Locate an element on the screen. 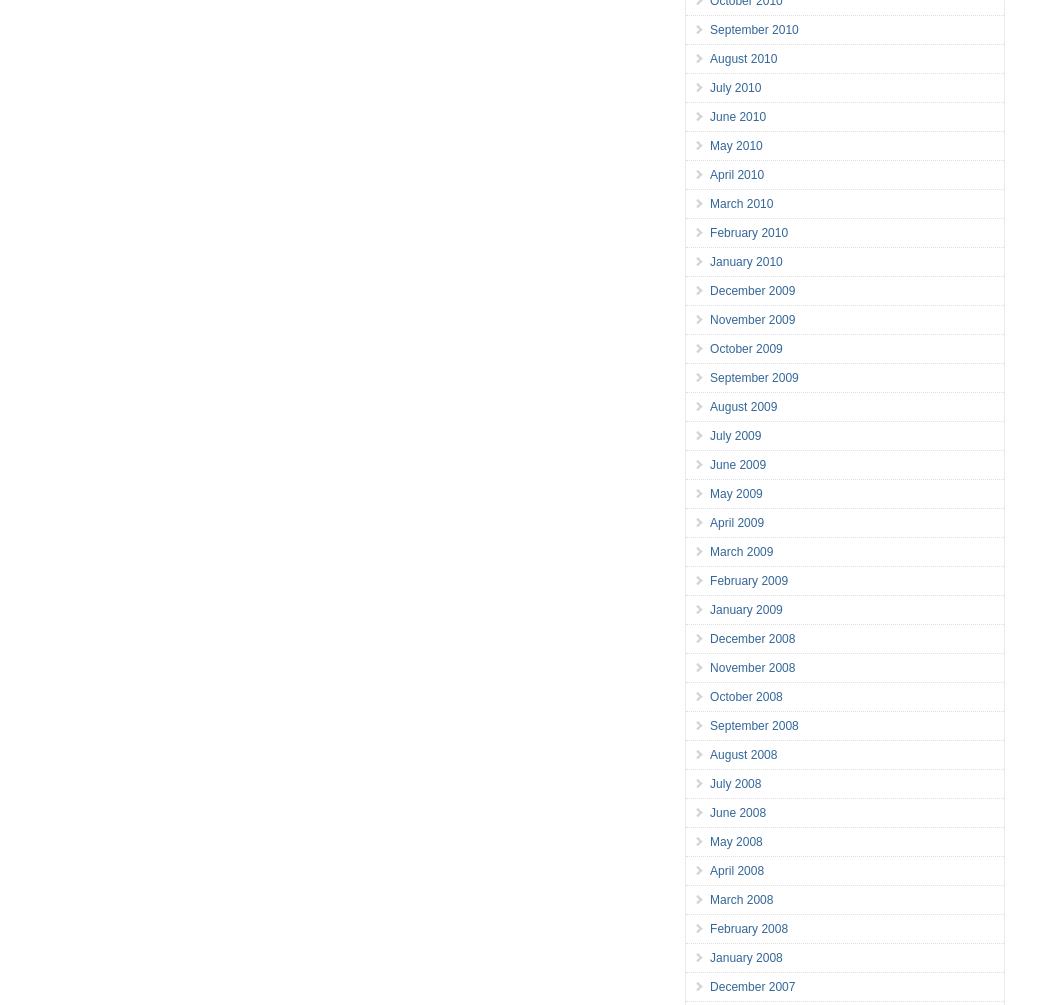  'June 2010' is located at coordinates (737, 116).